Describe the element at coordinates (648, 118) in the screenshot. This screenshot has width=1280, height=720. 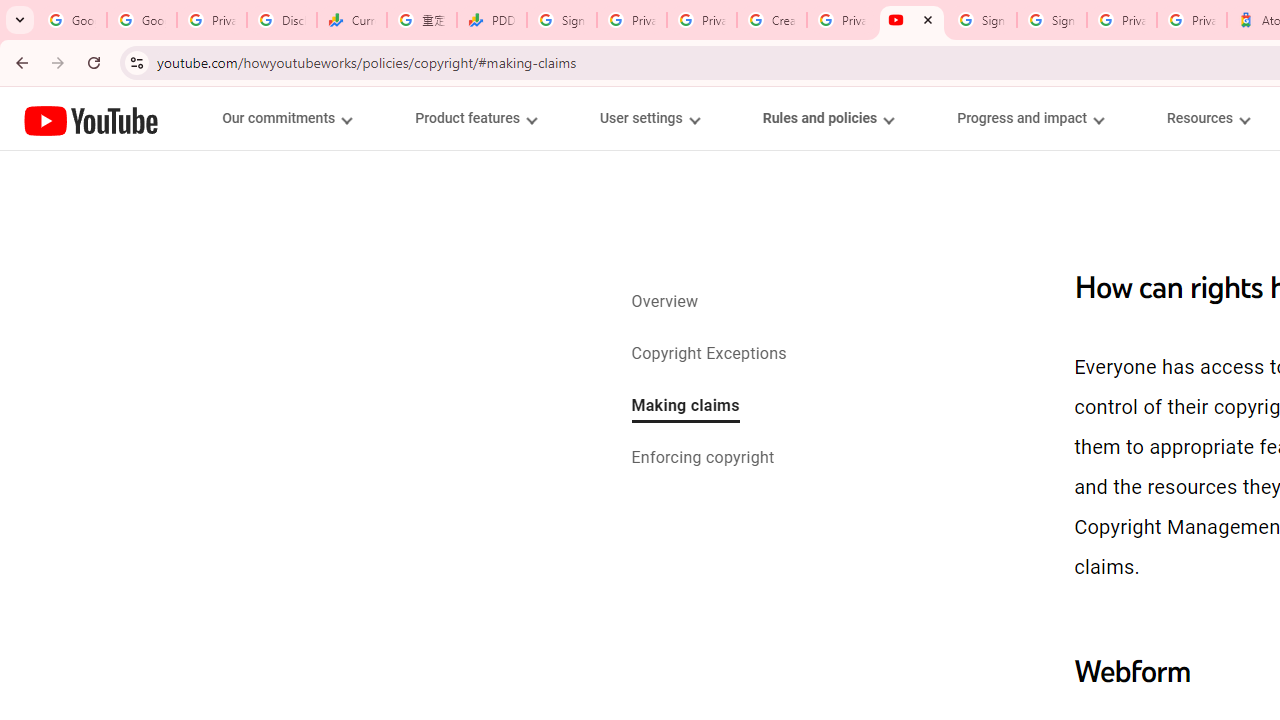
I see `'User settings menupopup'` at that location.